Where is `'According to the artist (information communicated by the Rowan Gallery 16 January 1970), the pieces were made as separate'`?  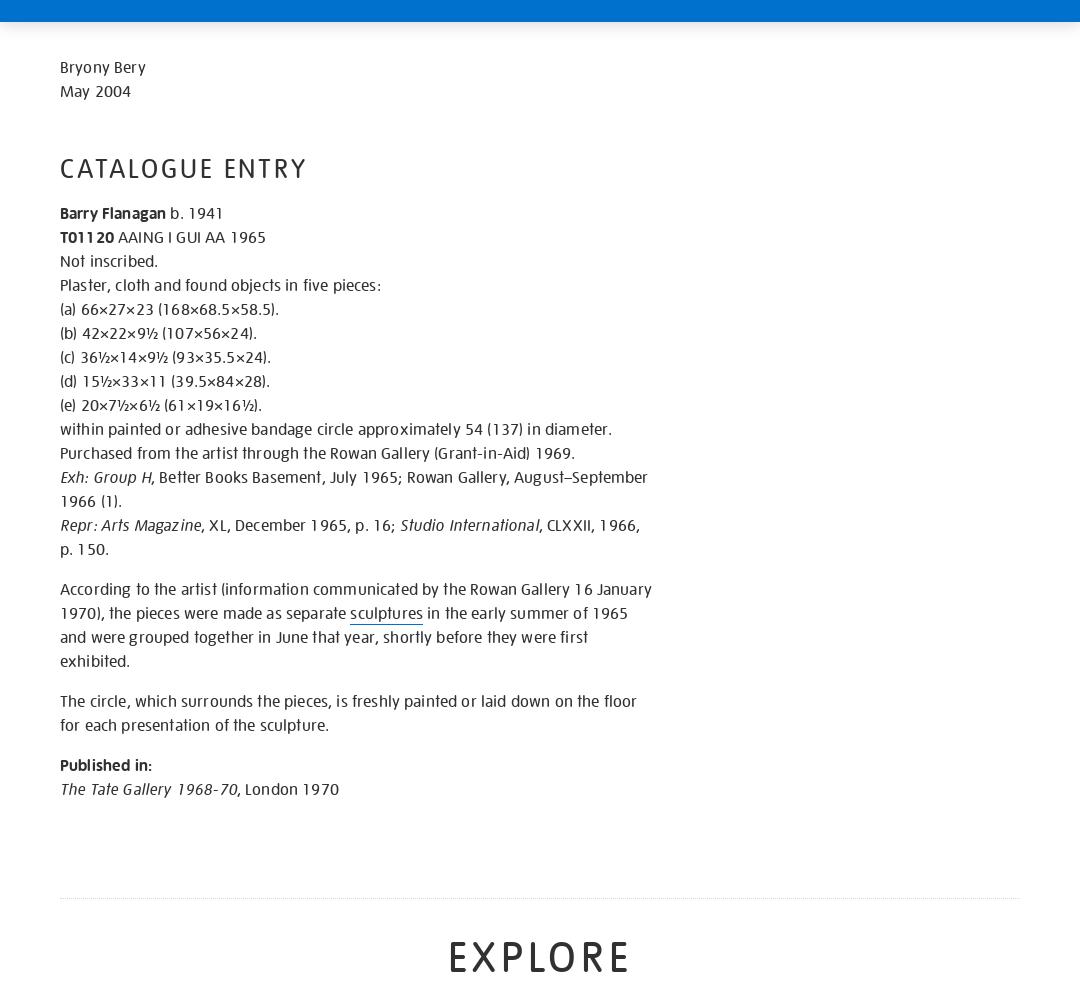
'According to the artist (information communicated by the Rowan Gallery 16 January 1970), the pieces were made as separate' is located at coordinates (59, 601).